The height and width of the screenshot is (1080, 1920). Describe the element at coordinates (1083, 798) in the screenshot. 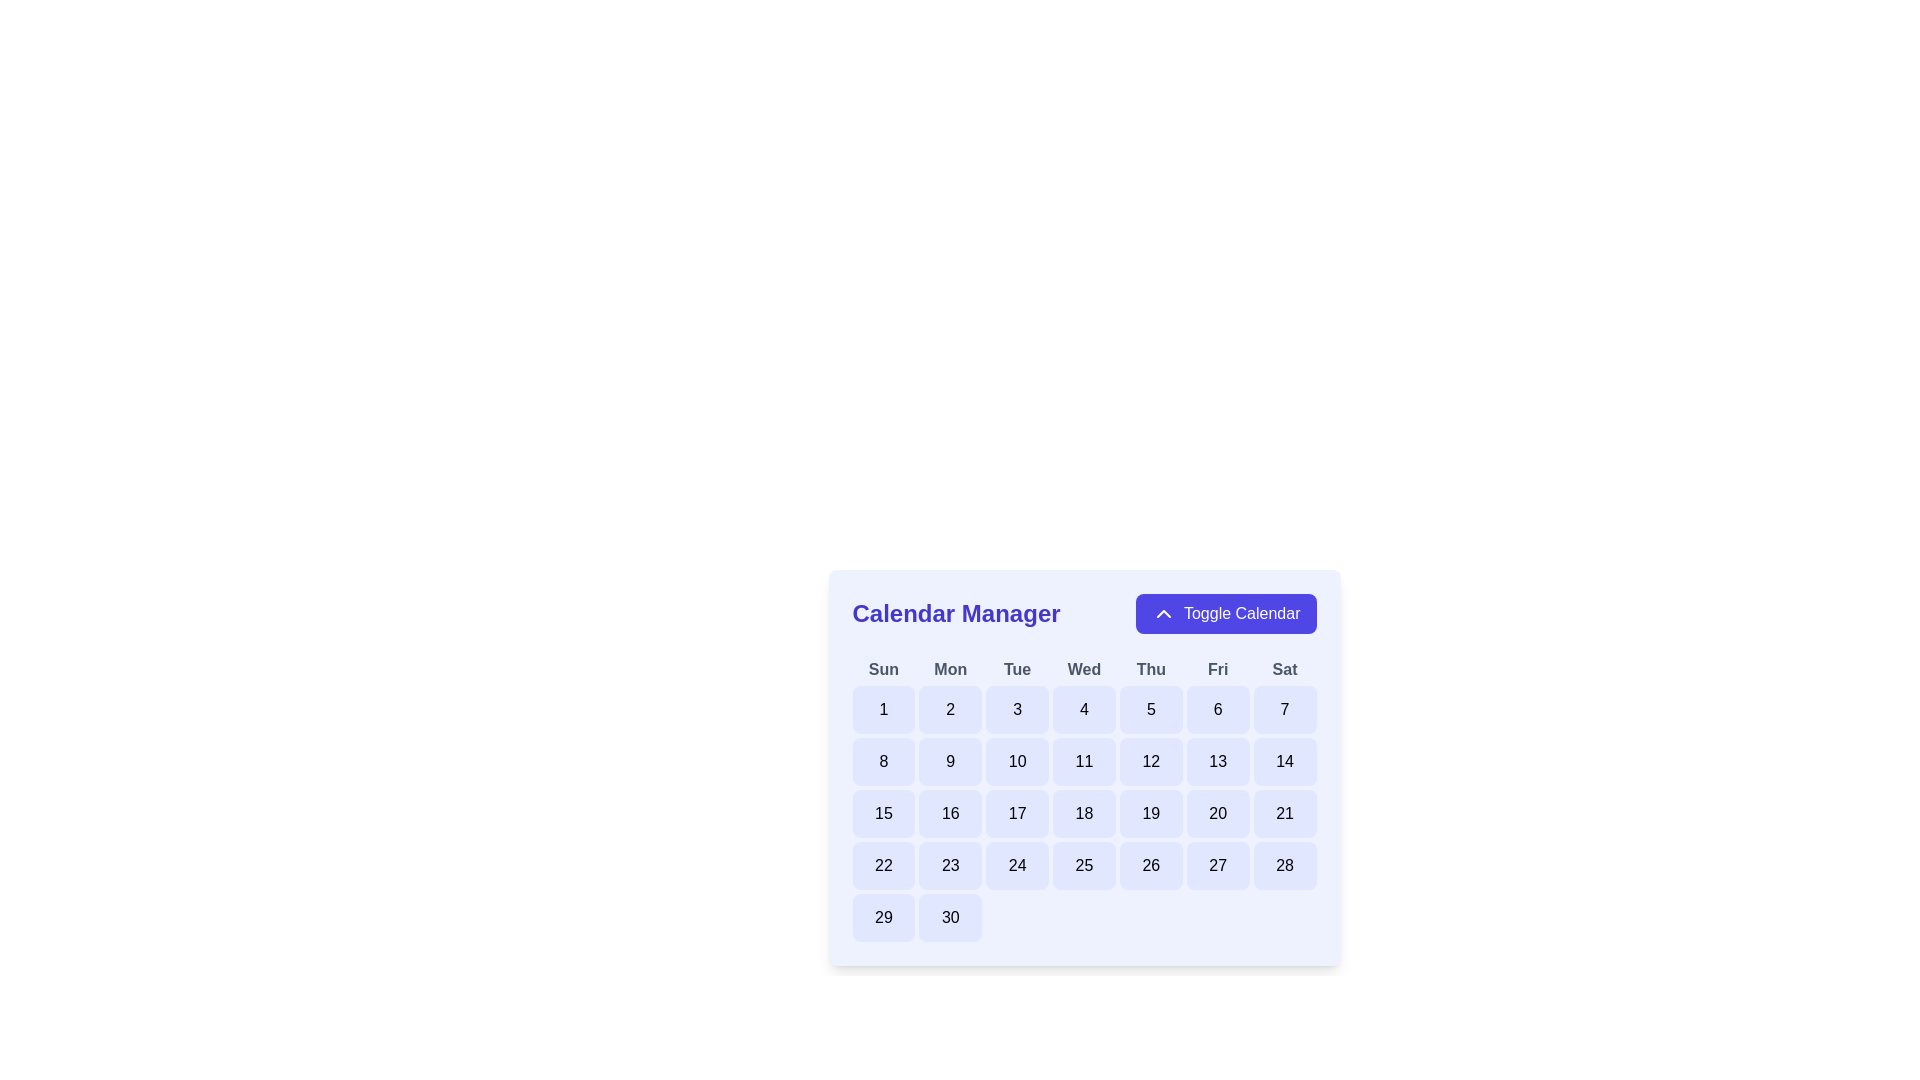

I see `a specific date in the calendar grid, which features a light background and indigo highlights, located at the center of the interface below the 'Calendar Manager' title and 'Toggle Calendar' button` at that location.